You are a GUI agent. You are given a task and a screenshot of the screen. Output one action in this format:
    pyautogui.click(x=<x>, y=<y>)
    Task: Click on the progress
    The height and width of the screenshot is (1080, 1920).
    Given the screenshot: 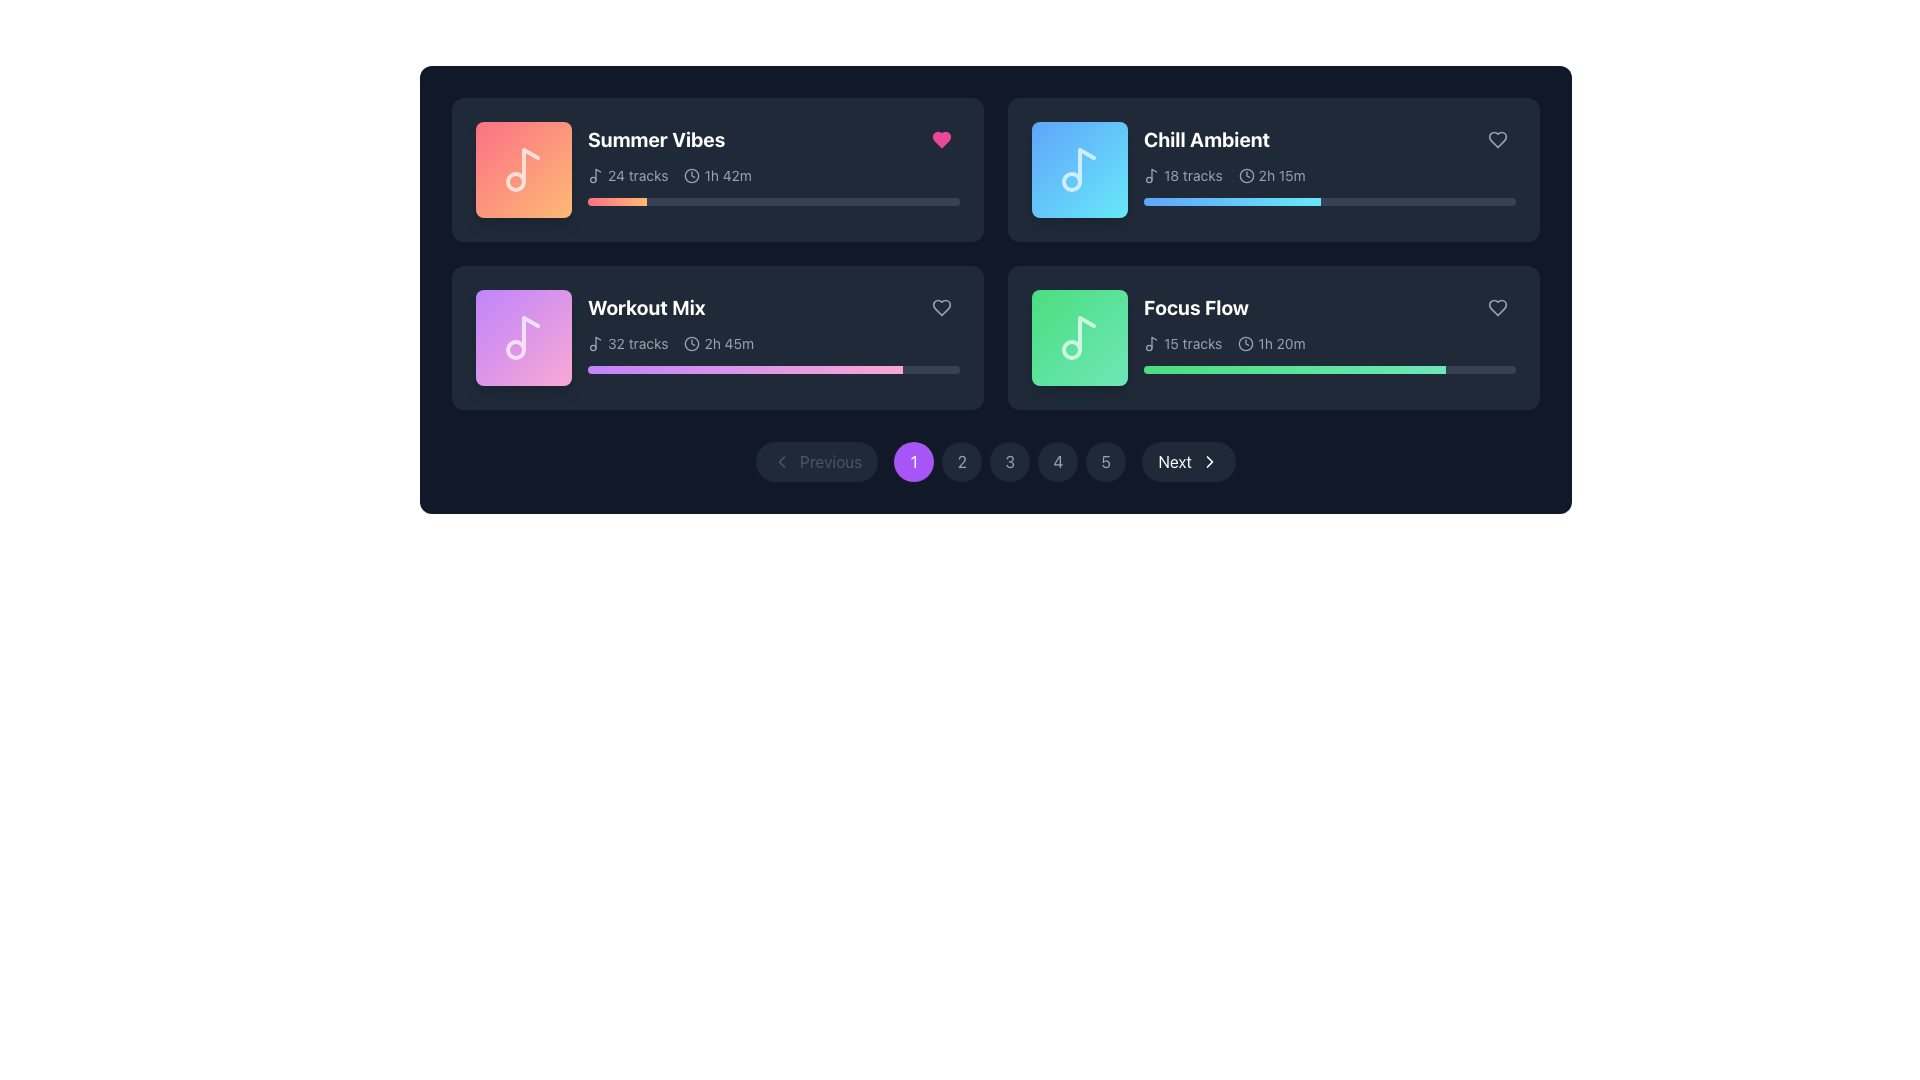 What is the action you would take?
    pyautogui.click(x=836, y=370)
    